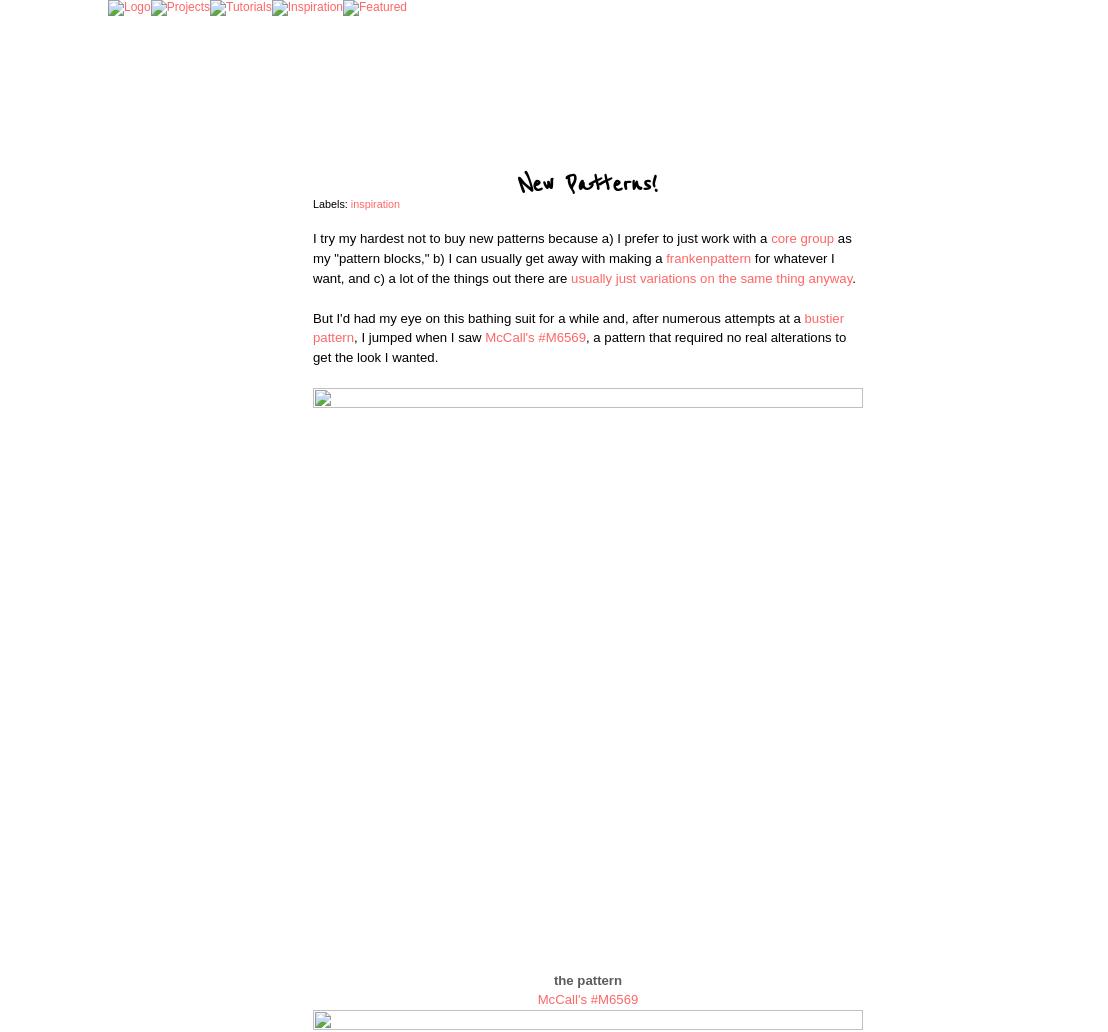 The height and width of the screenshot is (1032, 1108). Describe the element at coordinates (801, 237) in the screenshot. I see `'core group'` at that location.